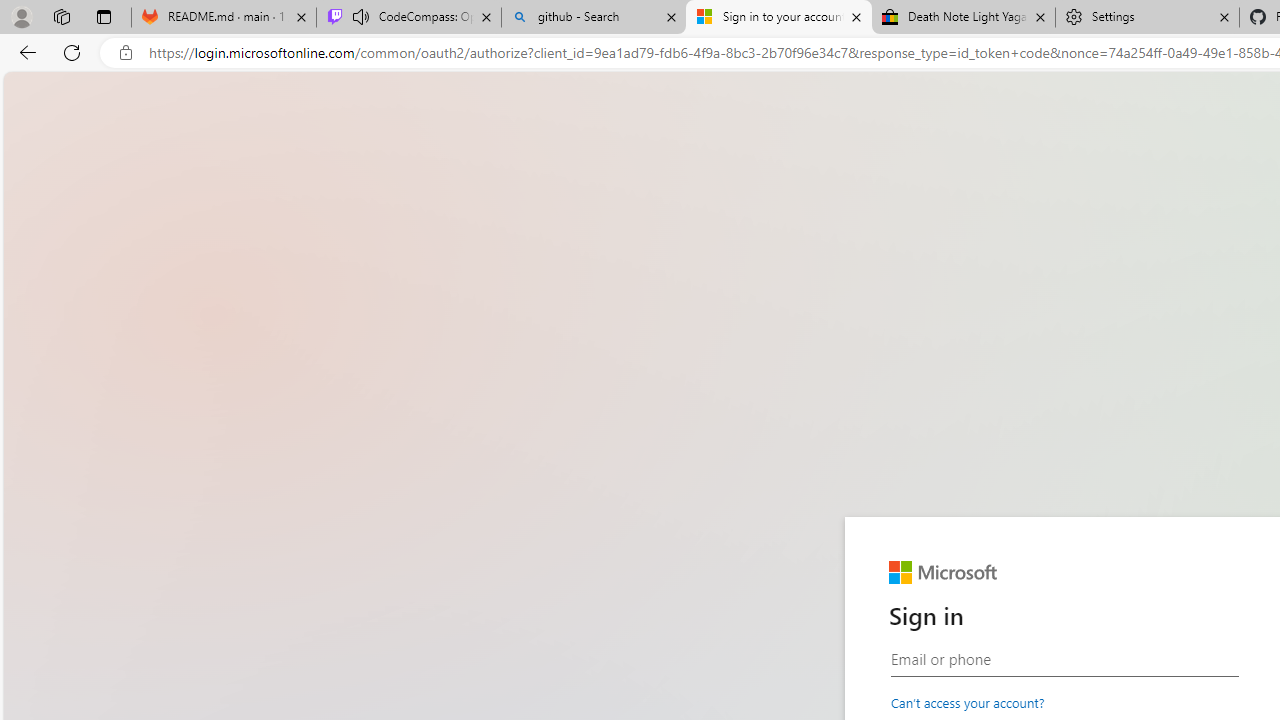 This screenshot has width=1280, height=720. Describe the element at coordinates (778, 17) in the screenshot. I see `'Sign in to your account'` at that location.